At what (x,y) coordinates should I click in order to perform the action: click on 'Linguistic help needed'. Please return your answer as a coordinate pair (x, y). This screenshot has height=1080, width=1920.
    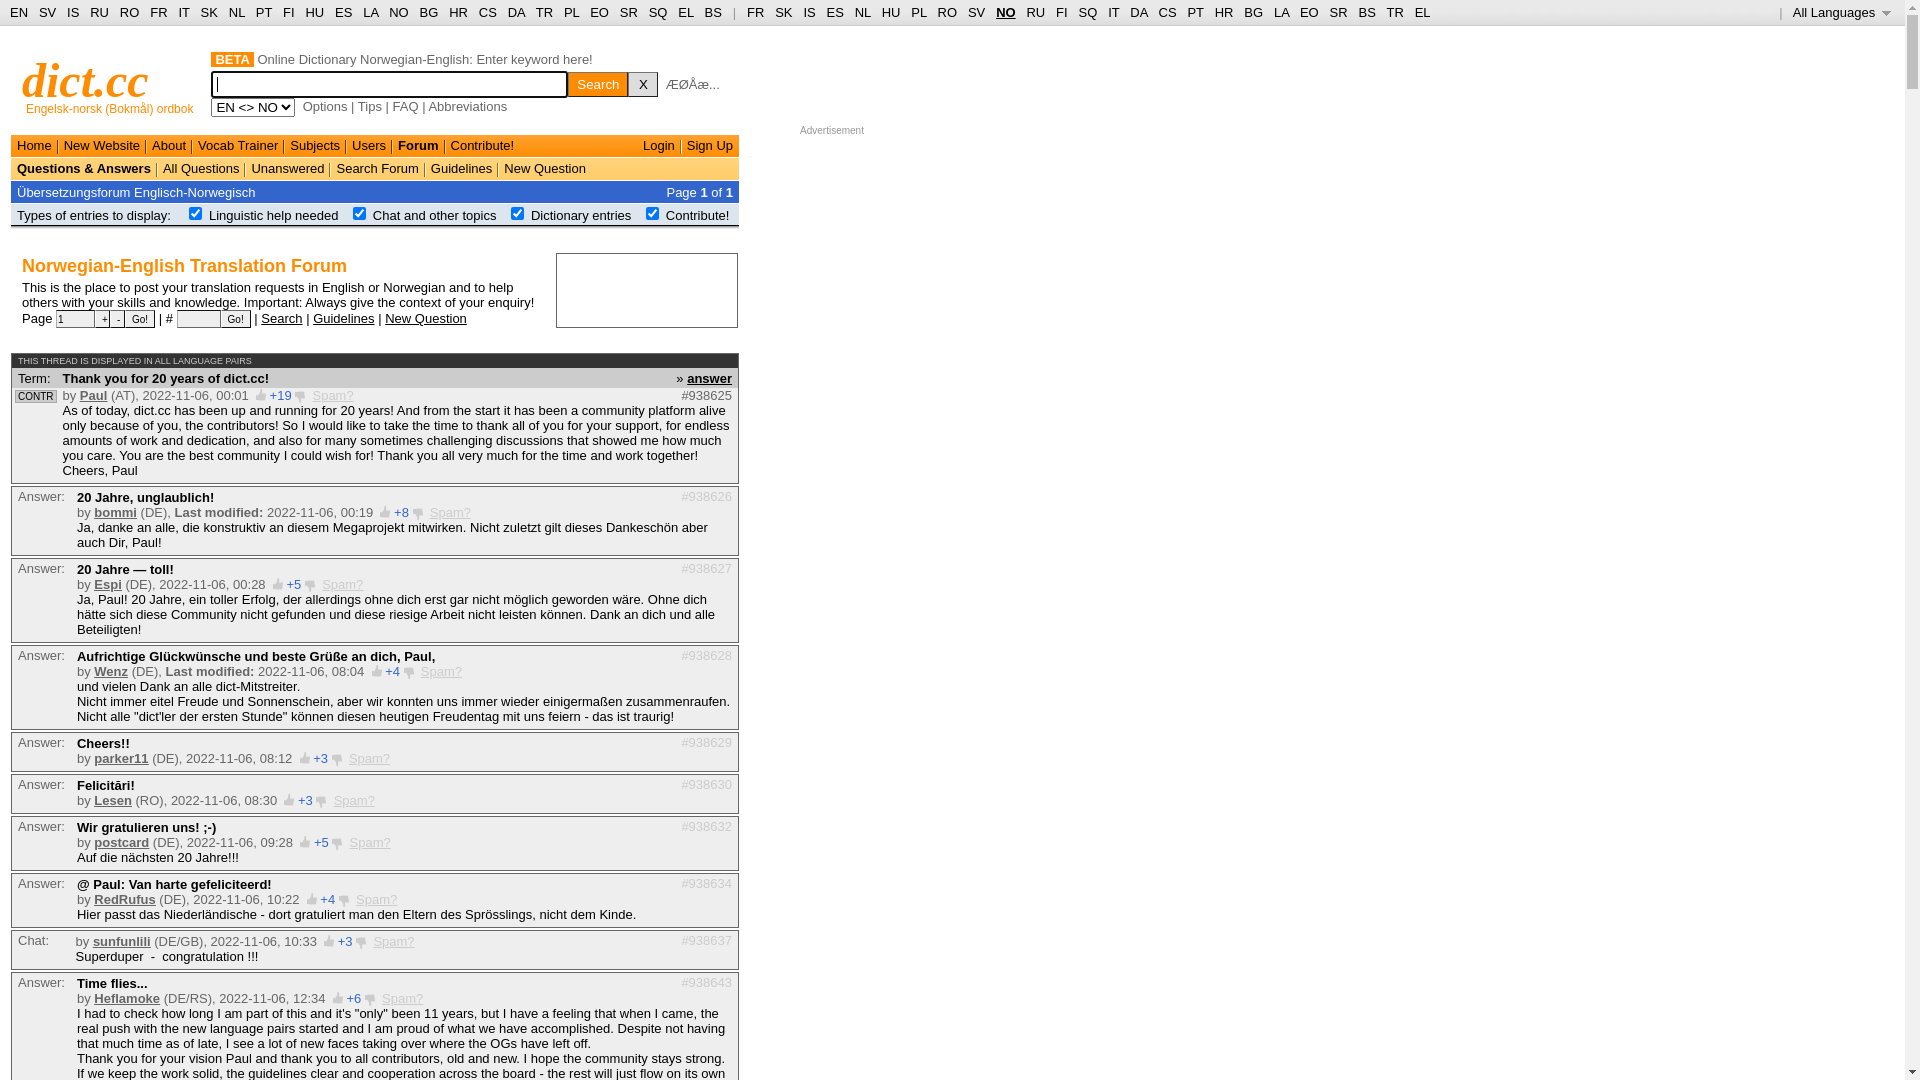
    Looking at the image, I should click on (272, 215).